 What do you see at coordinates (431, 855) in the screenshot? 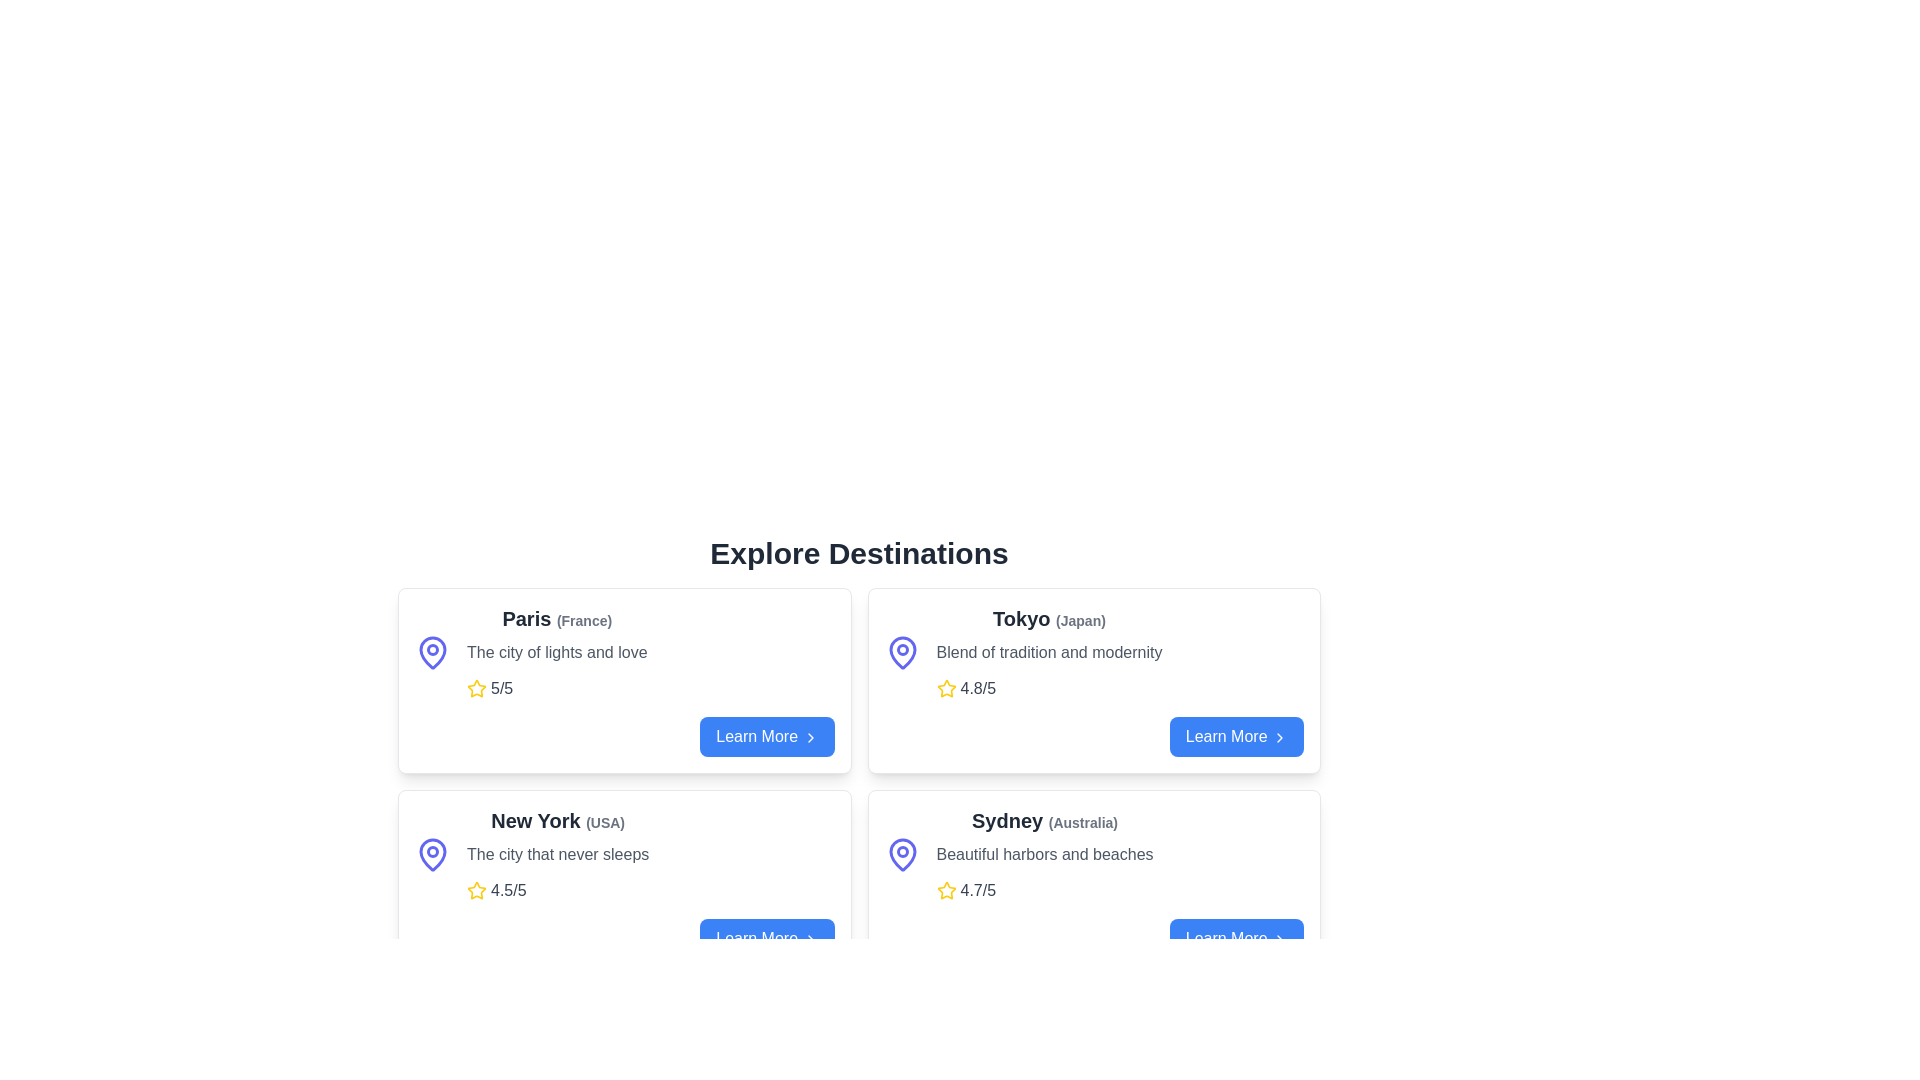
I see `the map pin icon, which is styled in indigo and located within the 'New York (USA)' card in the upper-left corner, adjacent to the location labels` at bounding box center [431, 855].